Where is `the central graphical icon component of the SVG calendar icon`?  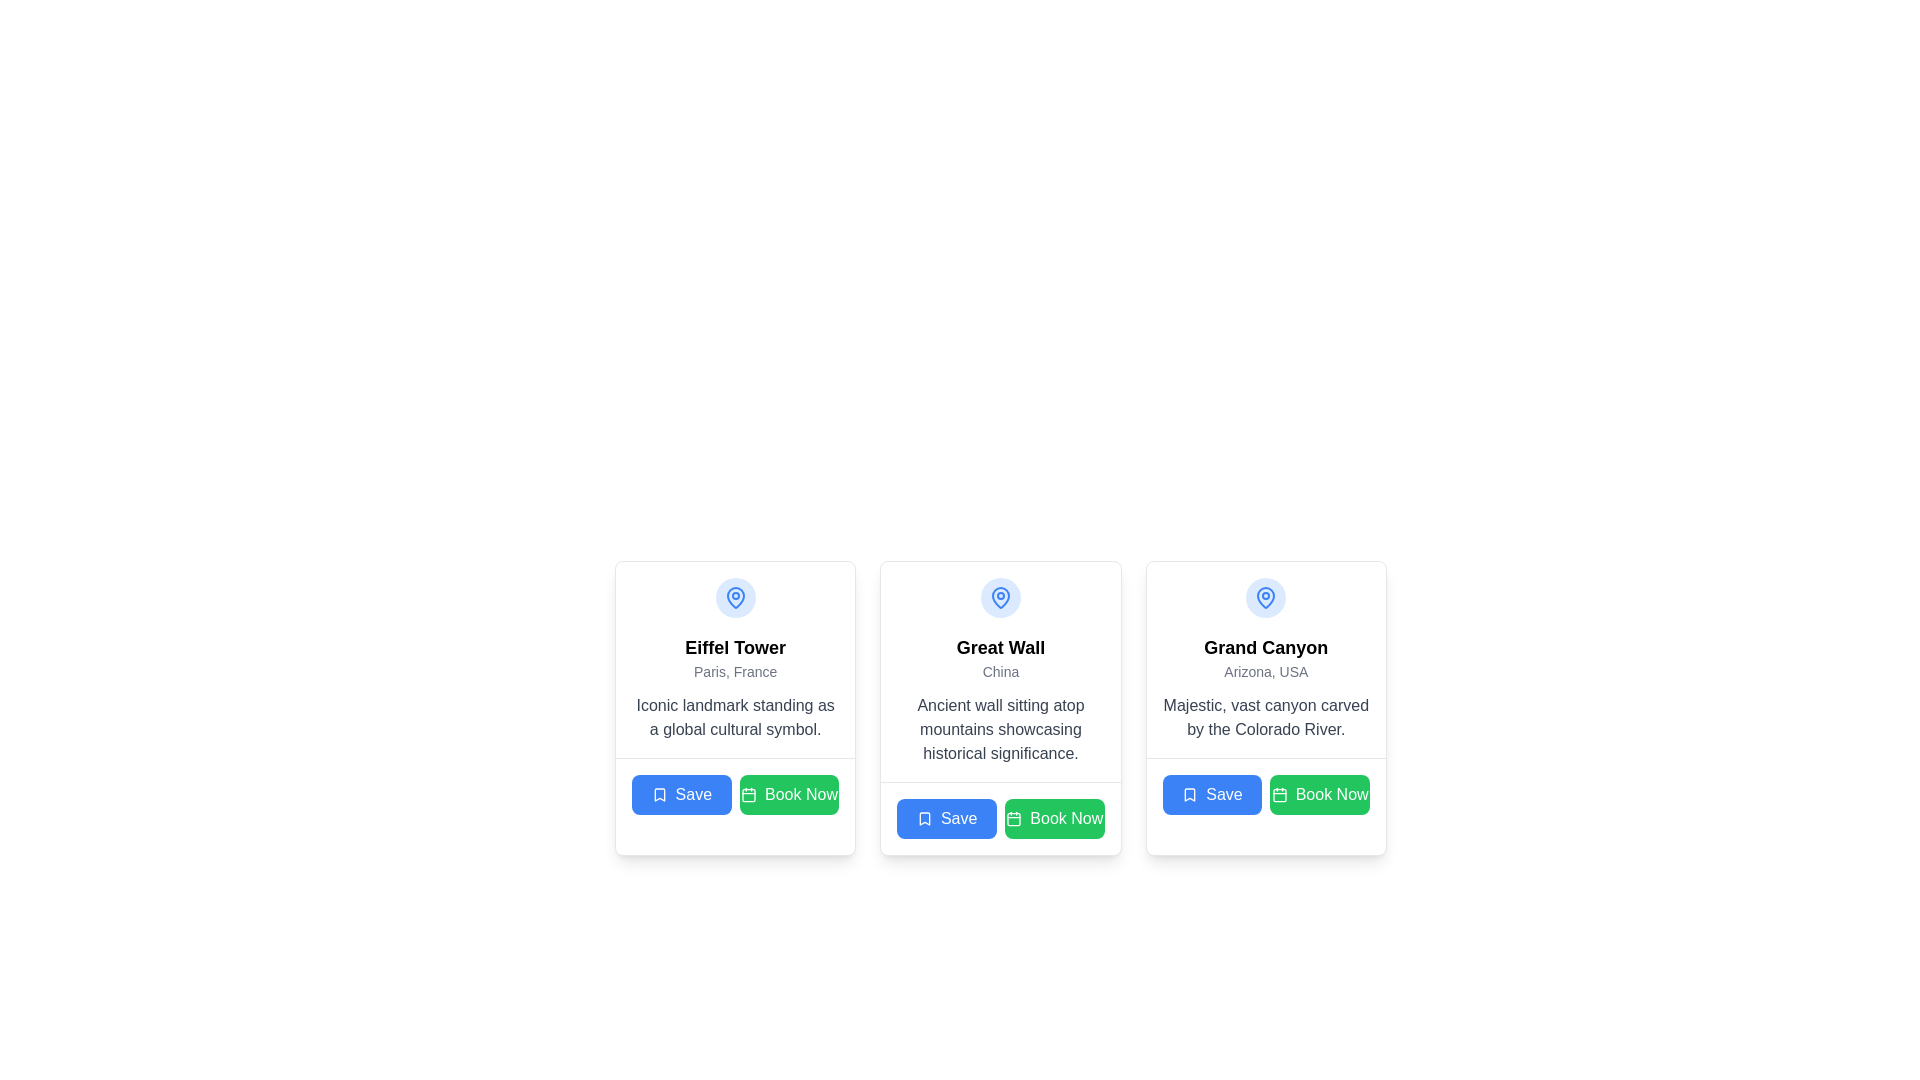 the central graphical icon component of the SVG calendar icon is located at coordinates (747, 794).